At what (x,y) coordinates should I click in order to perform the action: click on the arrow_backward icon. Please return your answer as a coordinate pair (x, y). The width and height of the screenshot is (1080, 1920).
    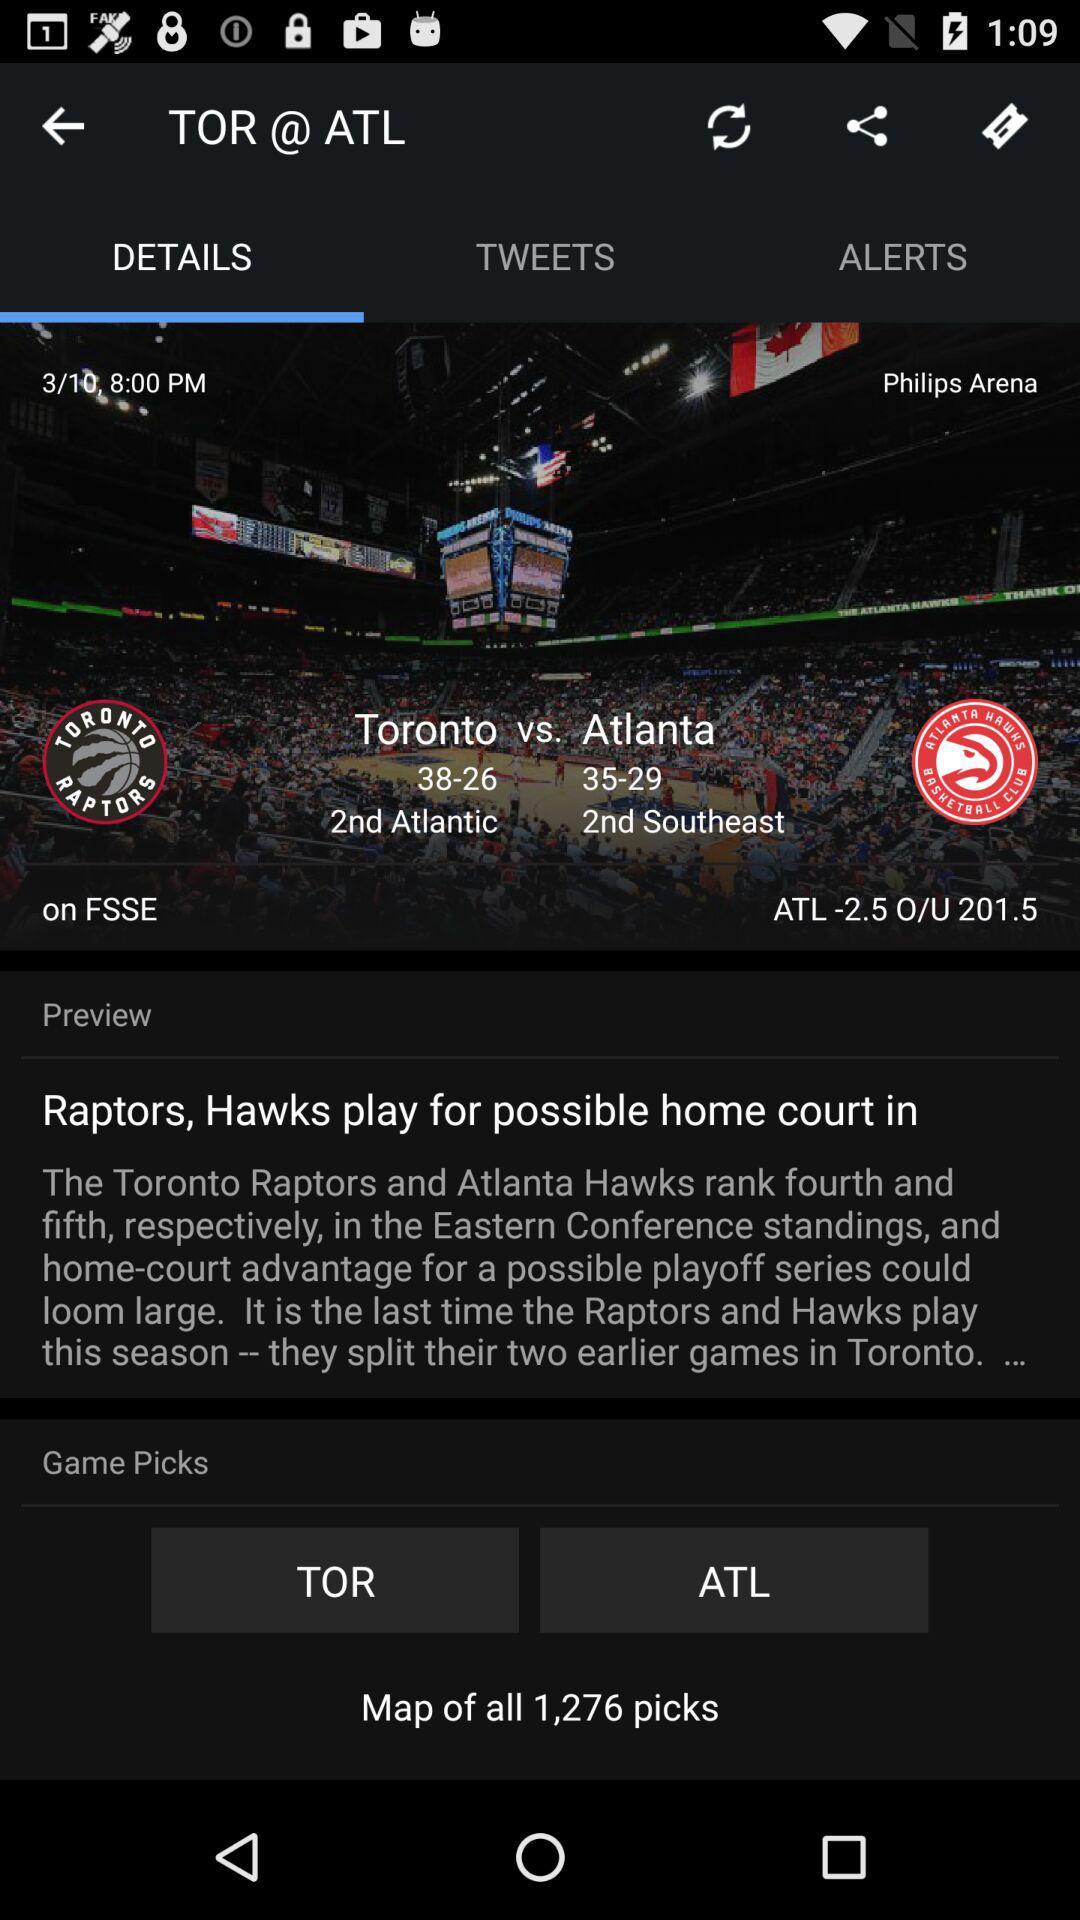
    Looking at the image, I should click on (61, 133).